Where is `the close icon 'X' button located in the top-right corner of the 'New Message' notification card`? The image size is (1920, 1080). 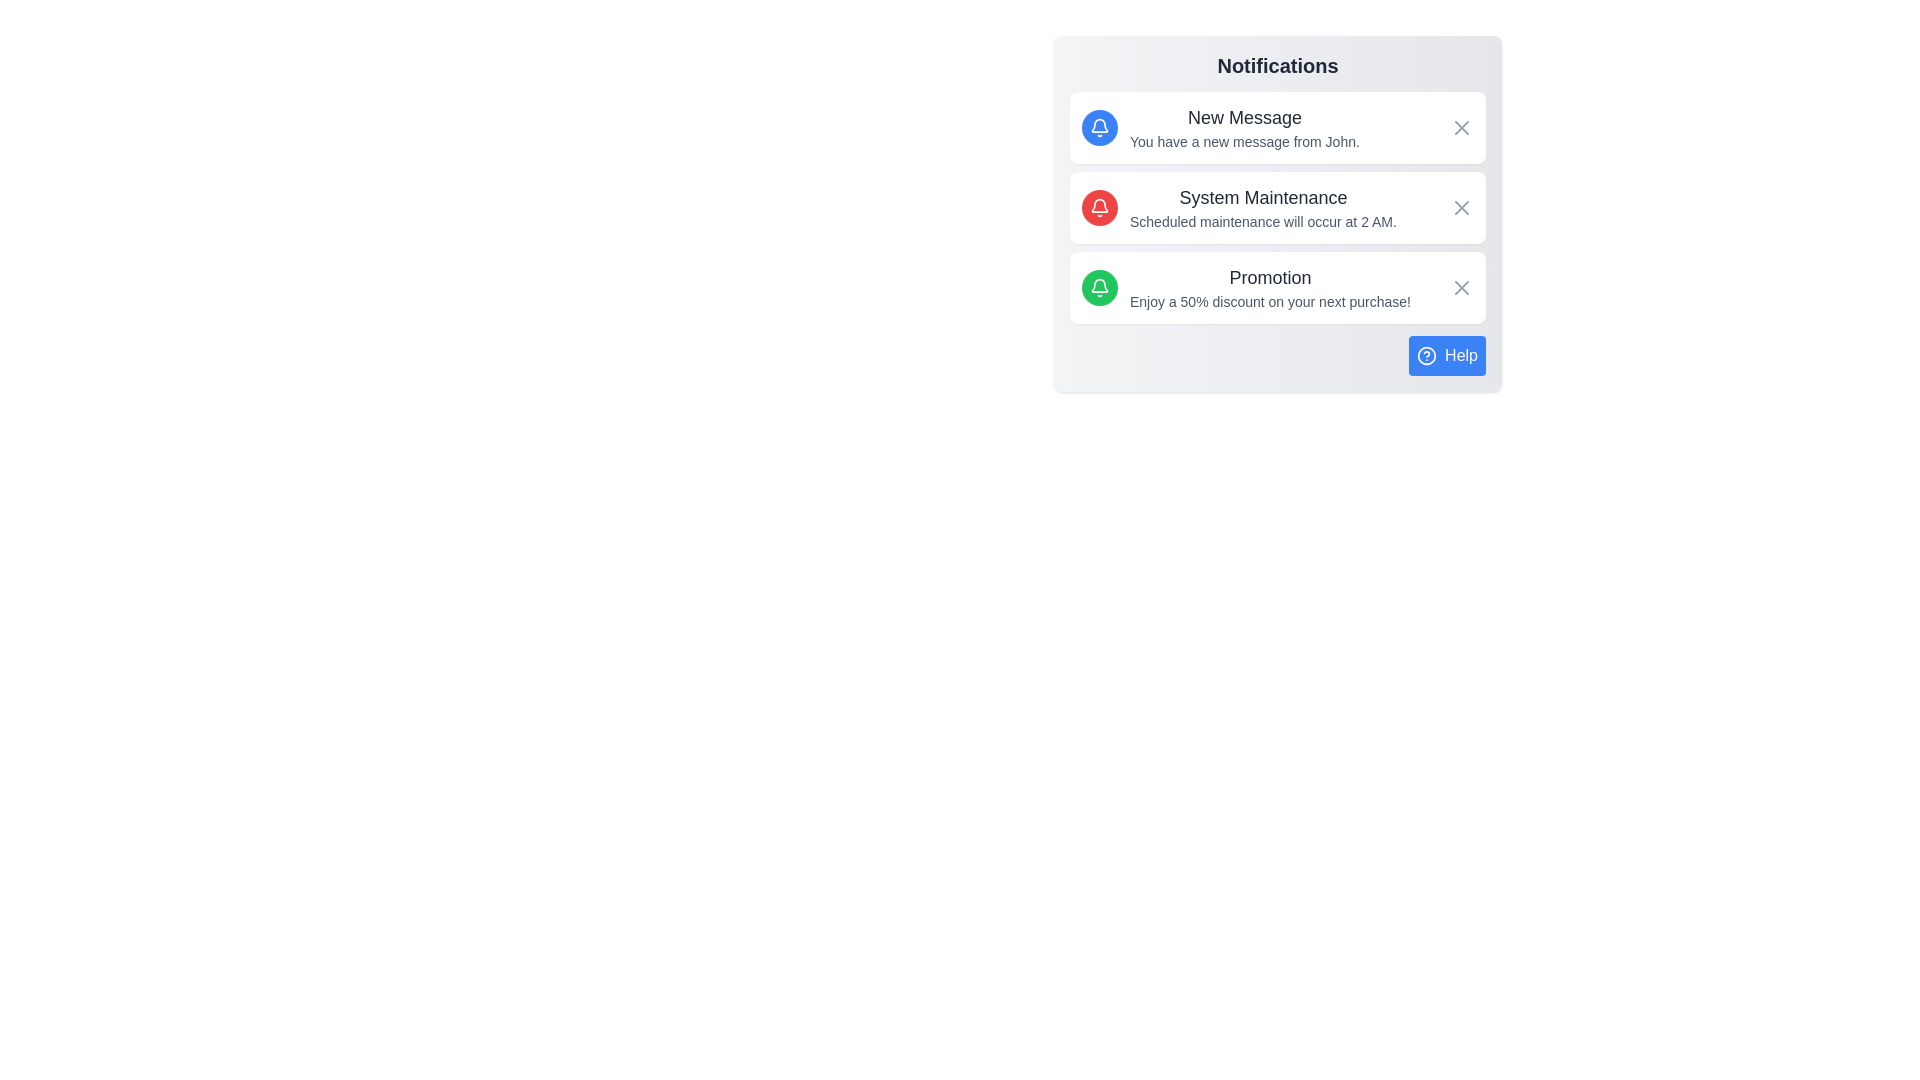
the close icon 'X' button located in the top-right corner of the 'New Message' notification card is located at coordinates (1462, 127).